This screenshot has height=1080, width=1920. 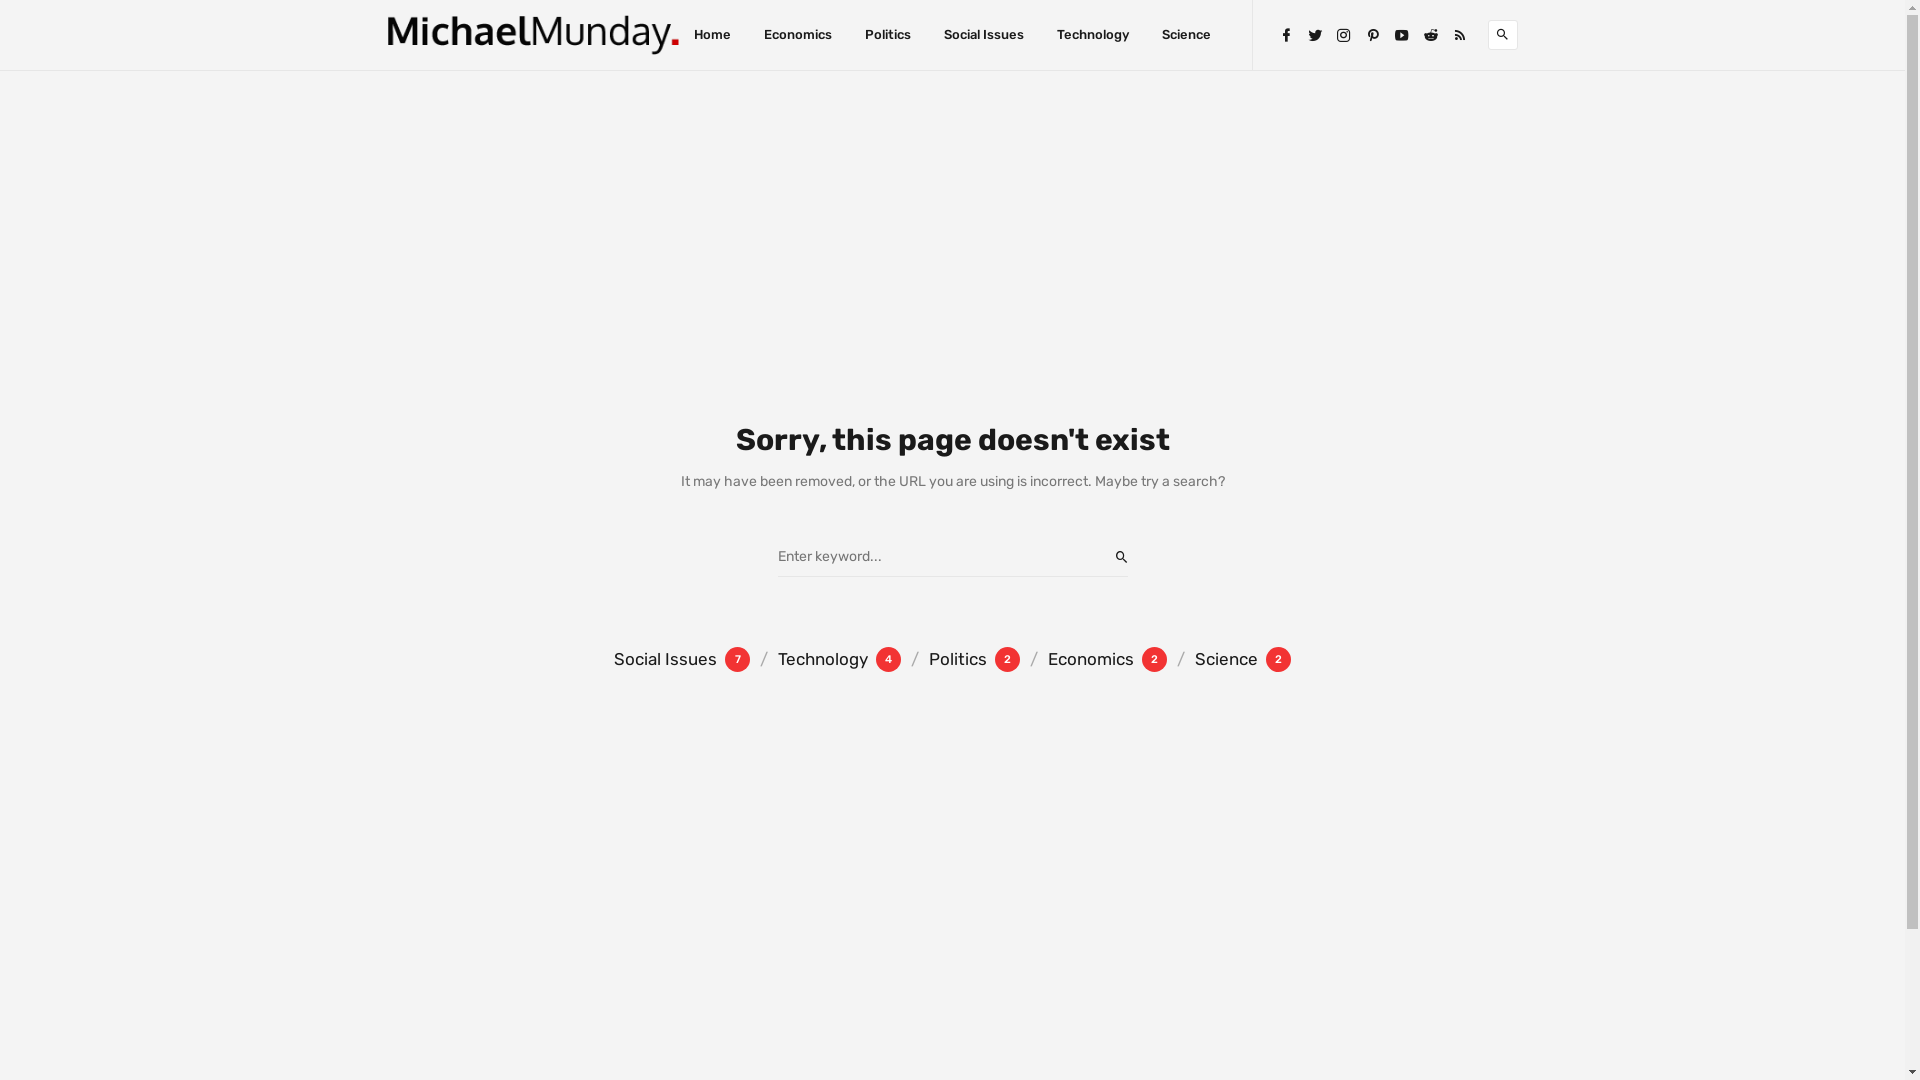 What do you see at coordinates (1092, 34) in the screenshot?
I see `'Technology'` at bounding box center [1092, 34].